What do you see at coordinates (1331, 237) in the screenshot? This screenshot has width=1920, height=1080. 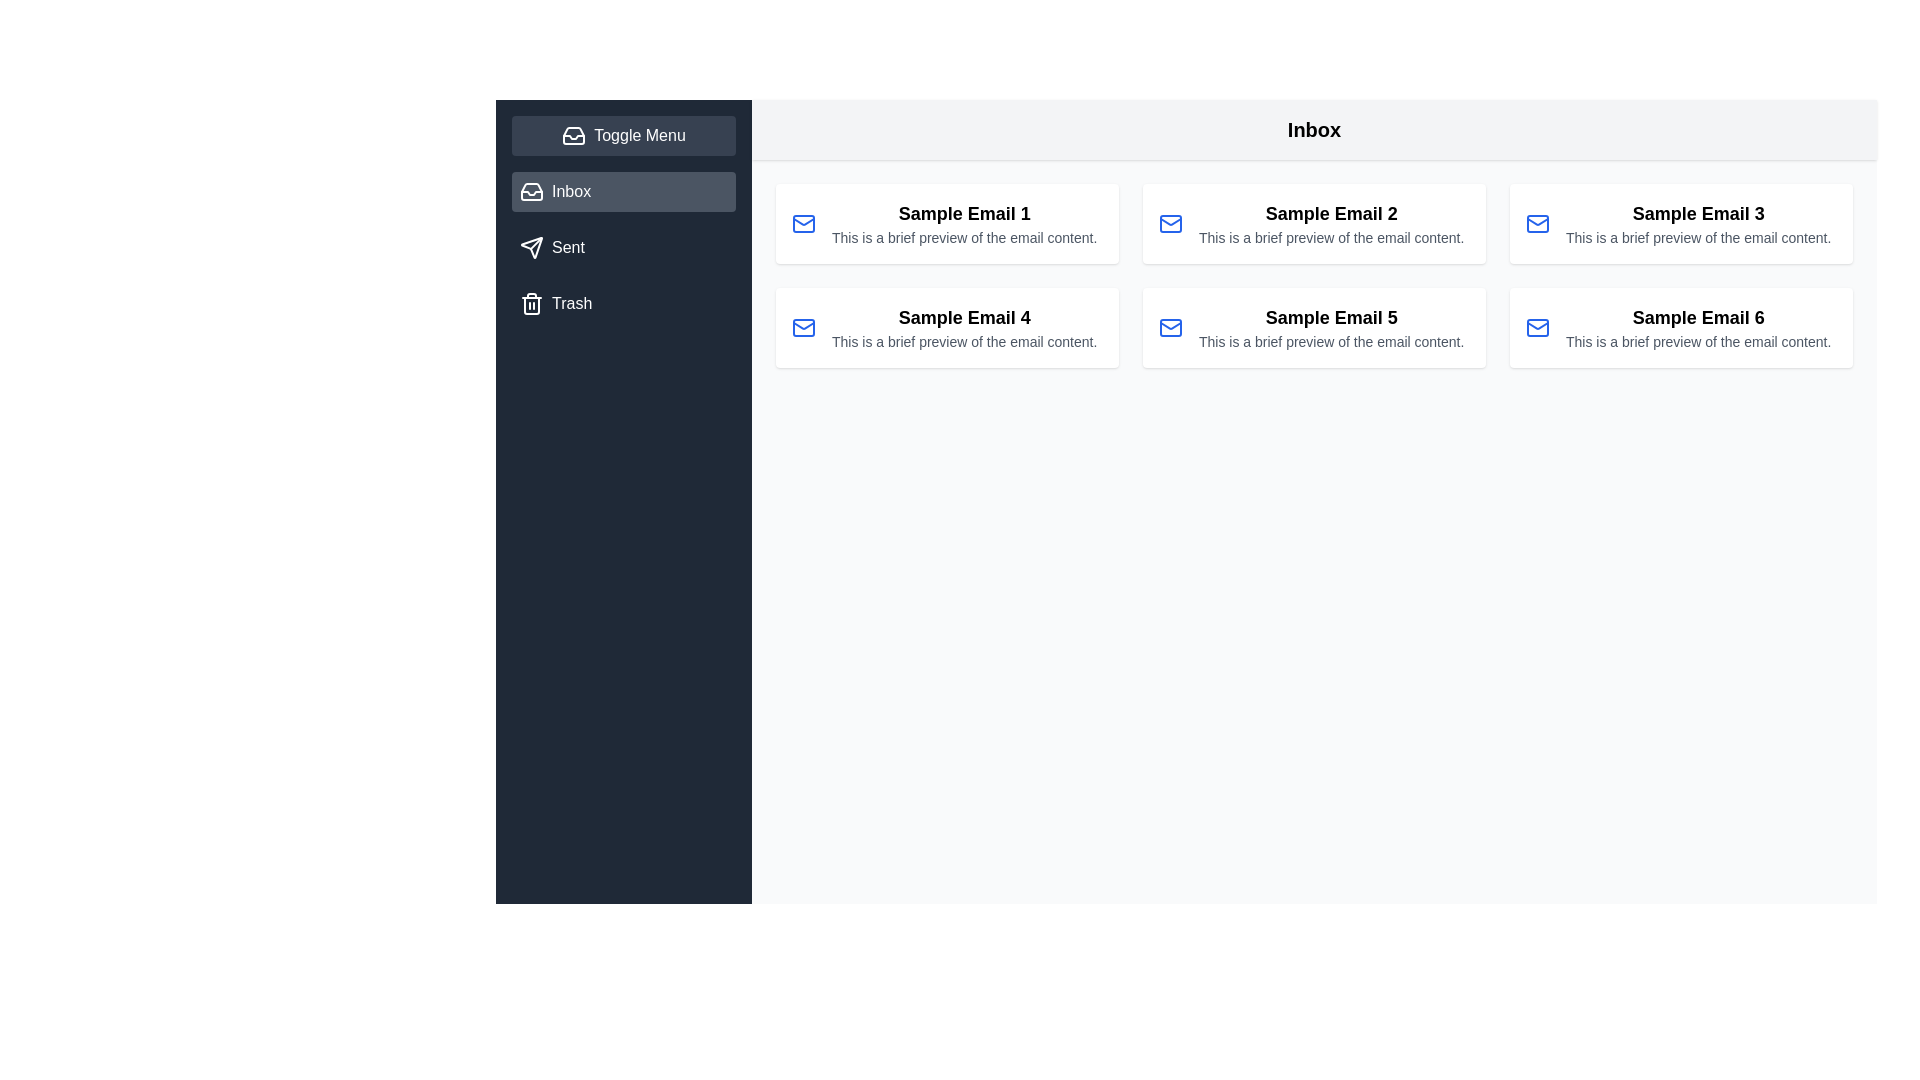 I see `the text label that reads 'This is a brief preview of the email content.' located below 'Sample Email 2' in the email grid layout` at bounding box center [1331, 237].